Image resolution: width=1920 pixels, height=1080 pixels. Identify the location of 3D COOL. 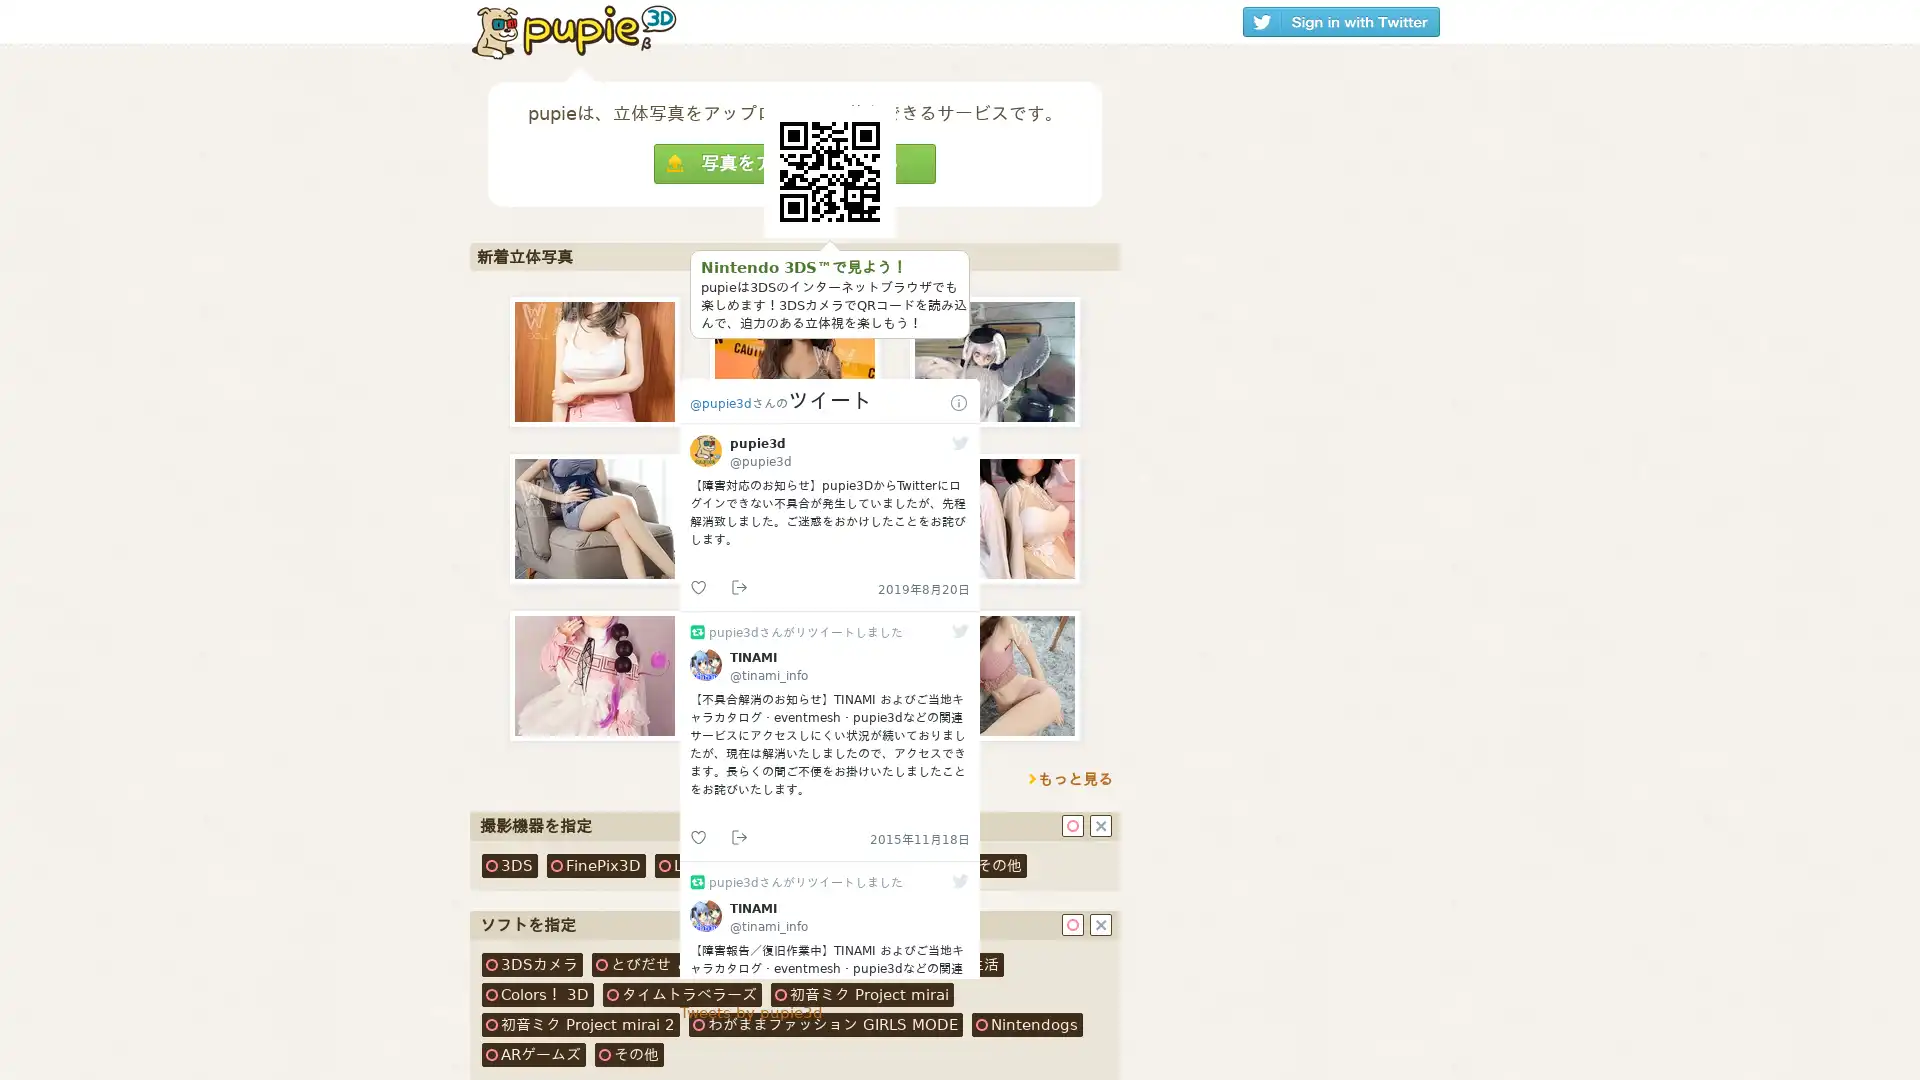
(816, 865).